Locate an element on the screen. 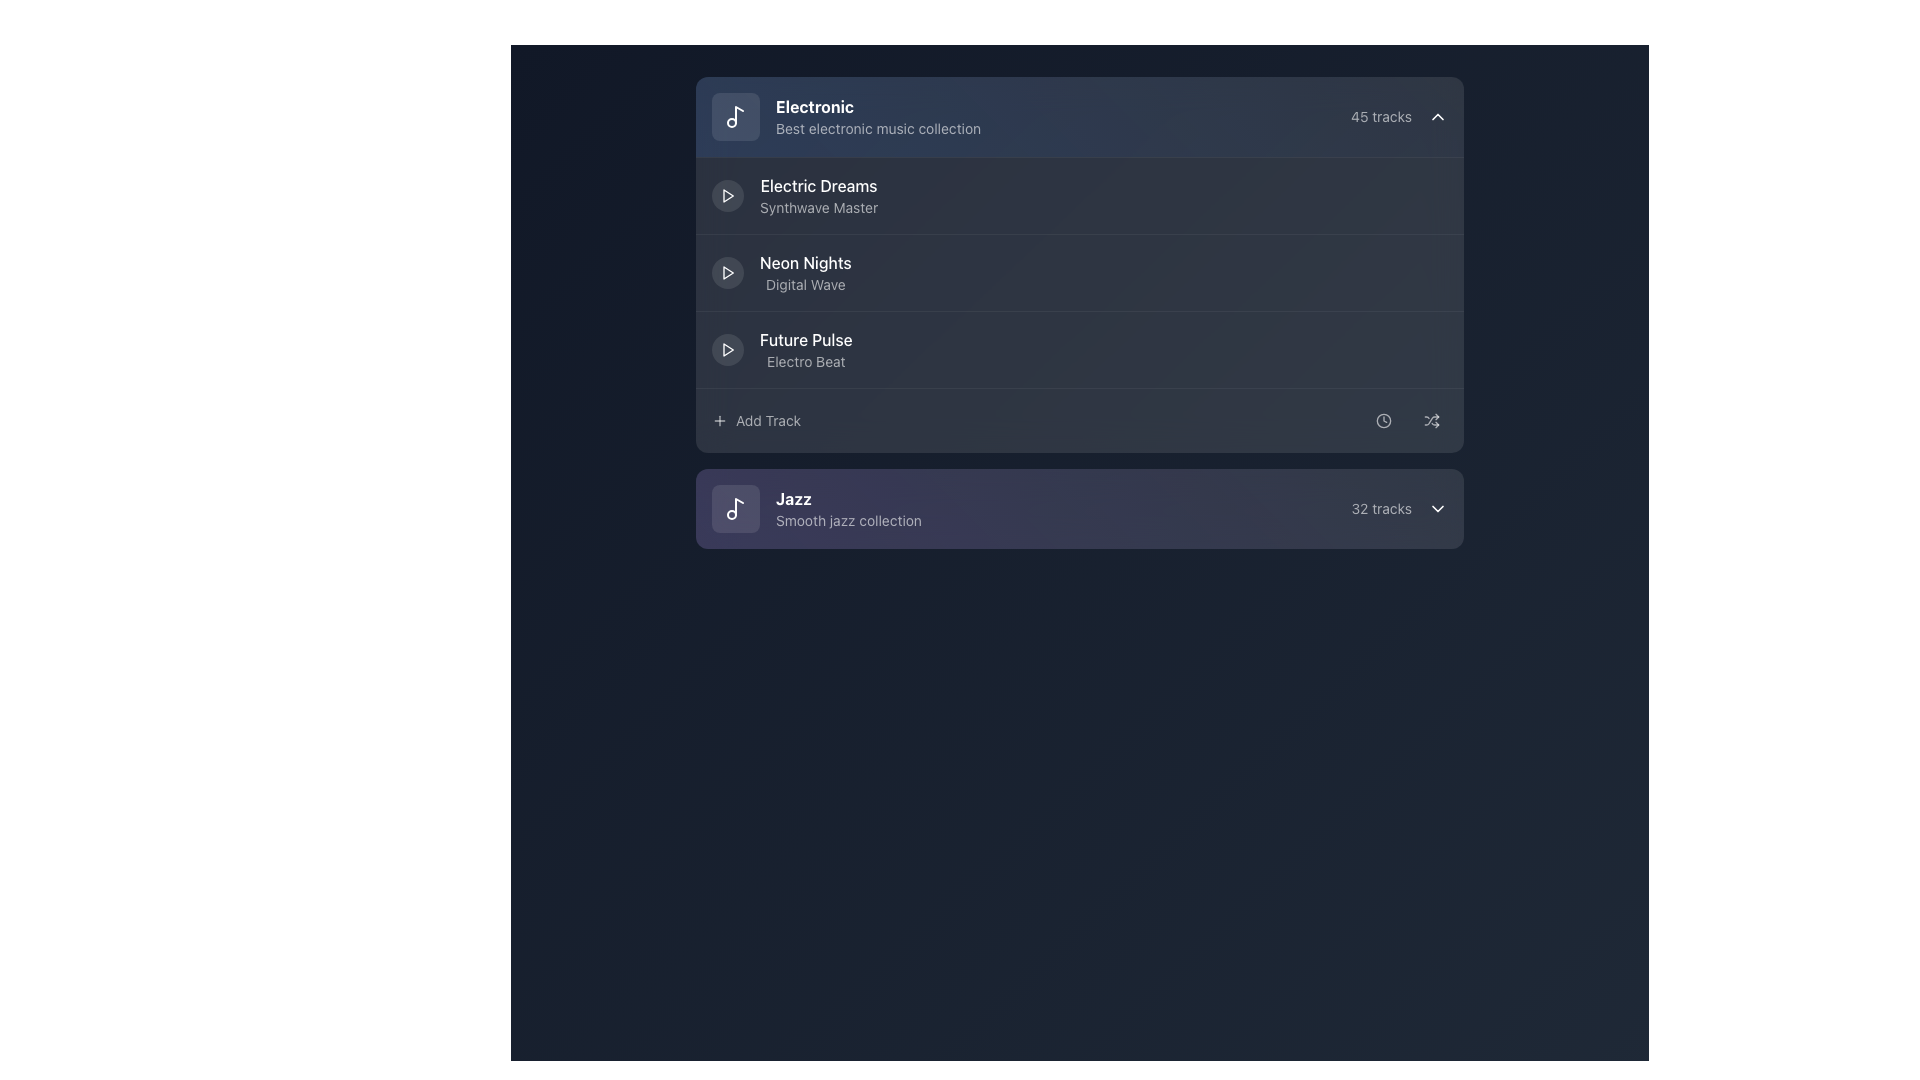 This screenshot has height=1080, width=1920. the subtitle text label providing additional context for the 'Neon Nights' entry, located in the middle right area of the layout below the title is located at coordinates (805, 285).